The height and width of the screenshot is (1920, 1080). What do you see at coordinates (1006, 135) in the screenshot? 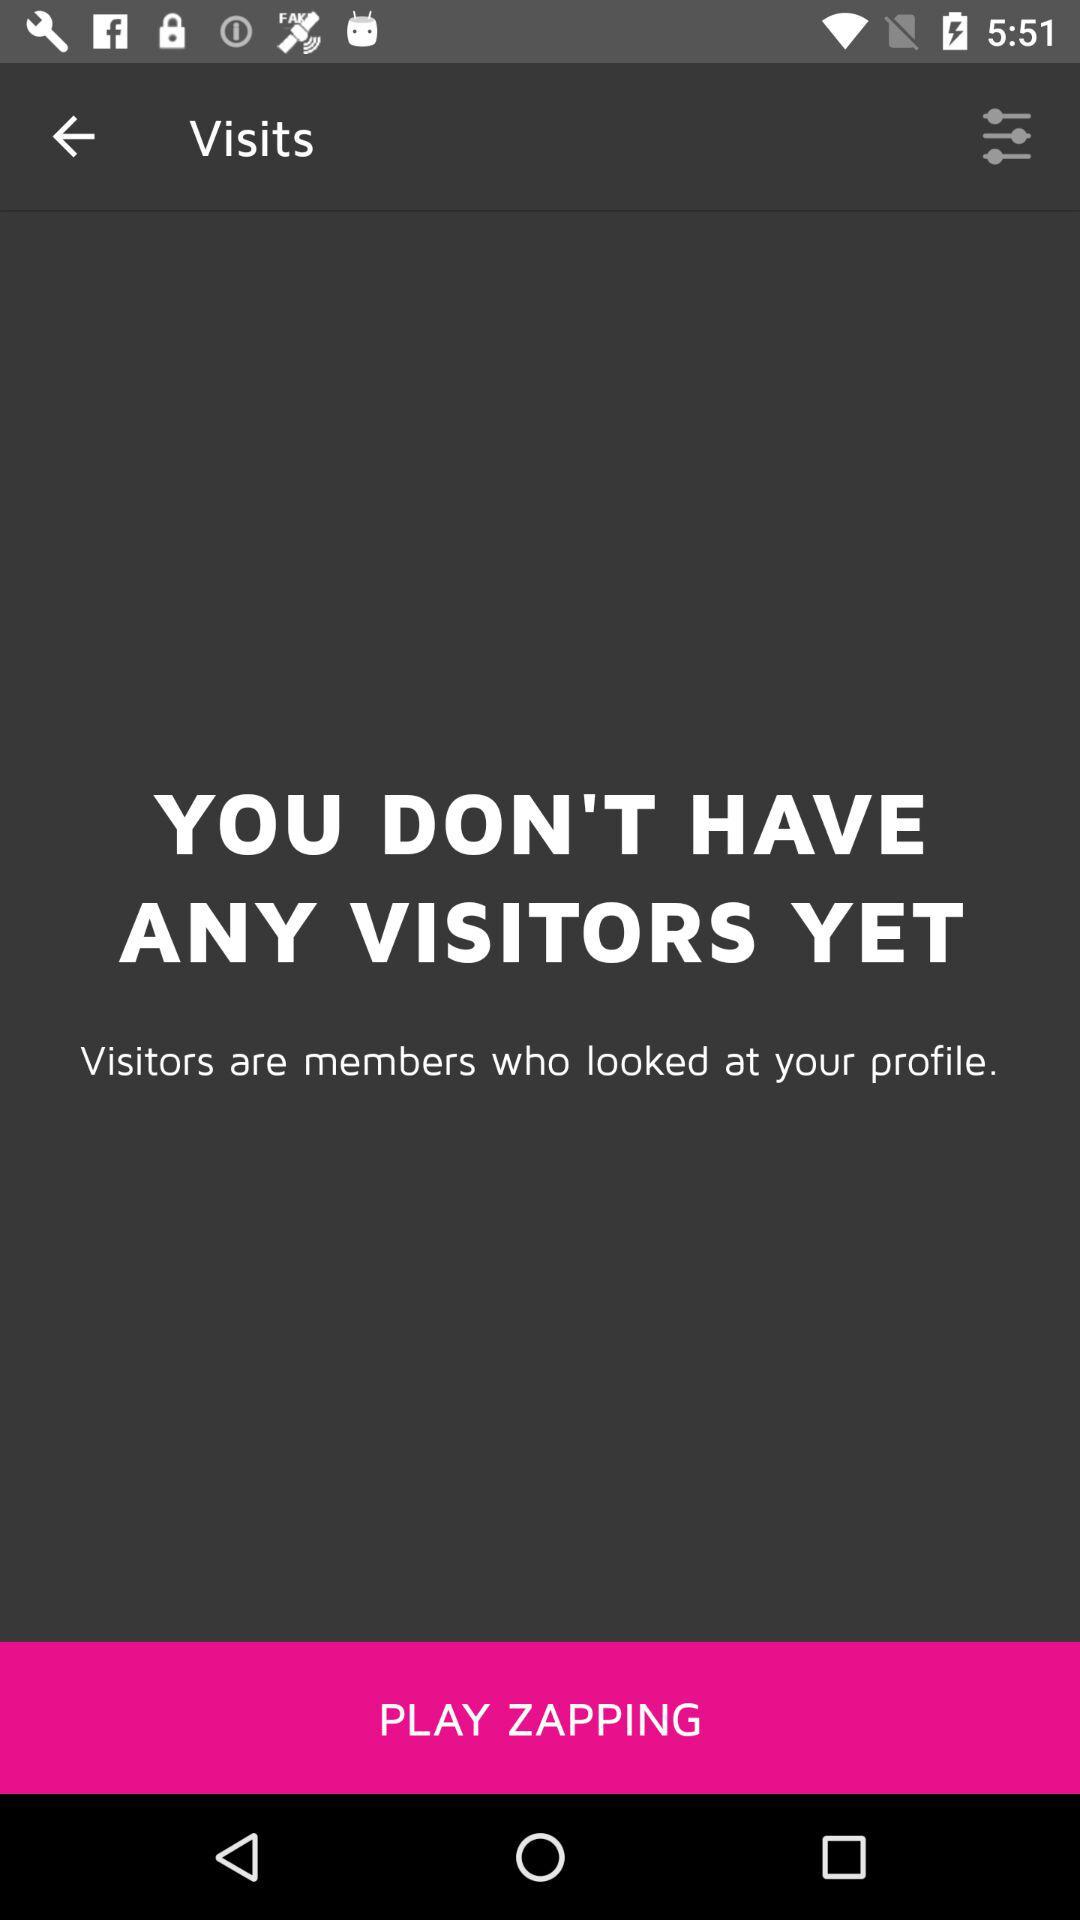
I see `item above the you don t item` at bounding box center [1006, 135].